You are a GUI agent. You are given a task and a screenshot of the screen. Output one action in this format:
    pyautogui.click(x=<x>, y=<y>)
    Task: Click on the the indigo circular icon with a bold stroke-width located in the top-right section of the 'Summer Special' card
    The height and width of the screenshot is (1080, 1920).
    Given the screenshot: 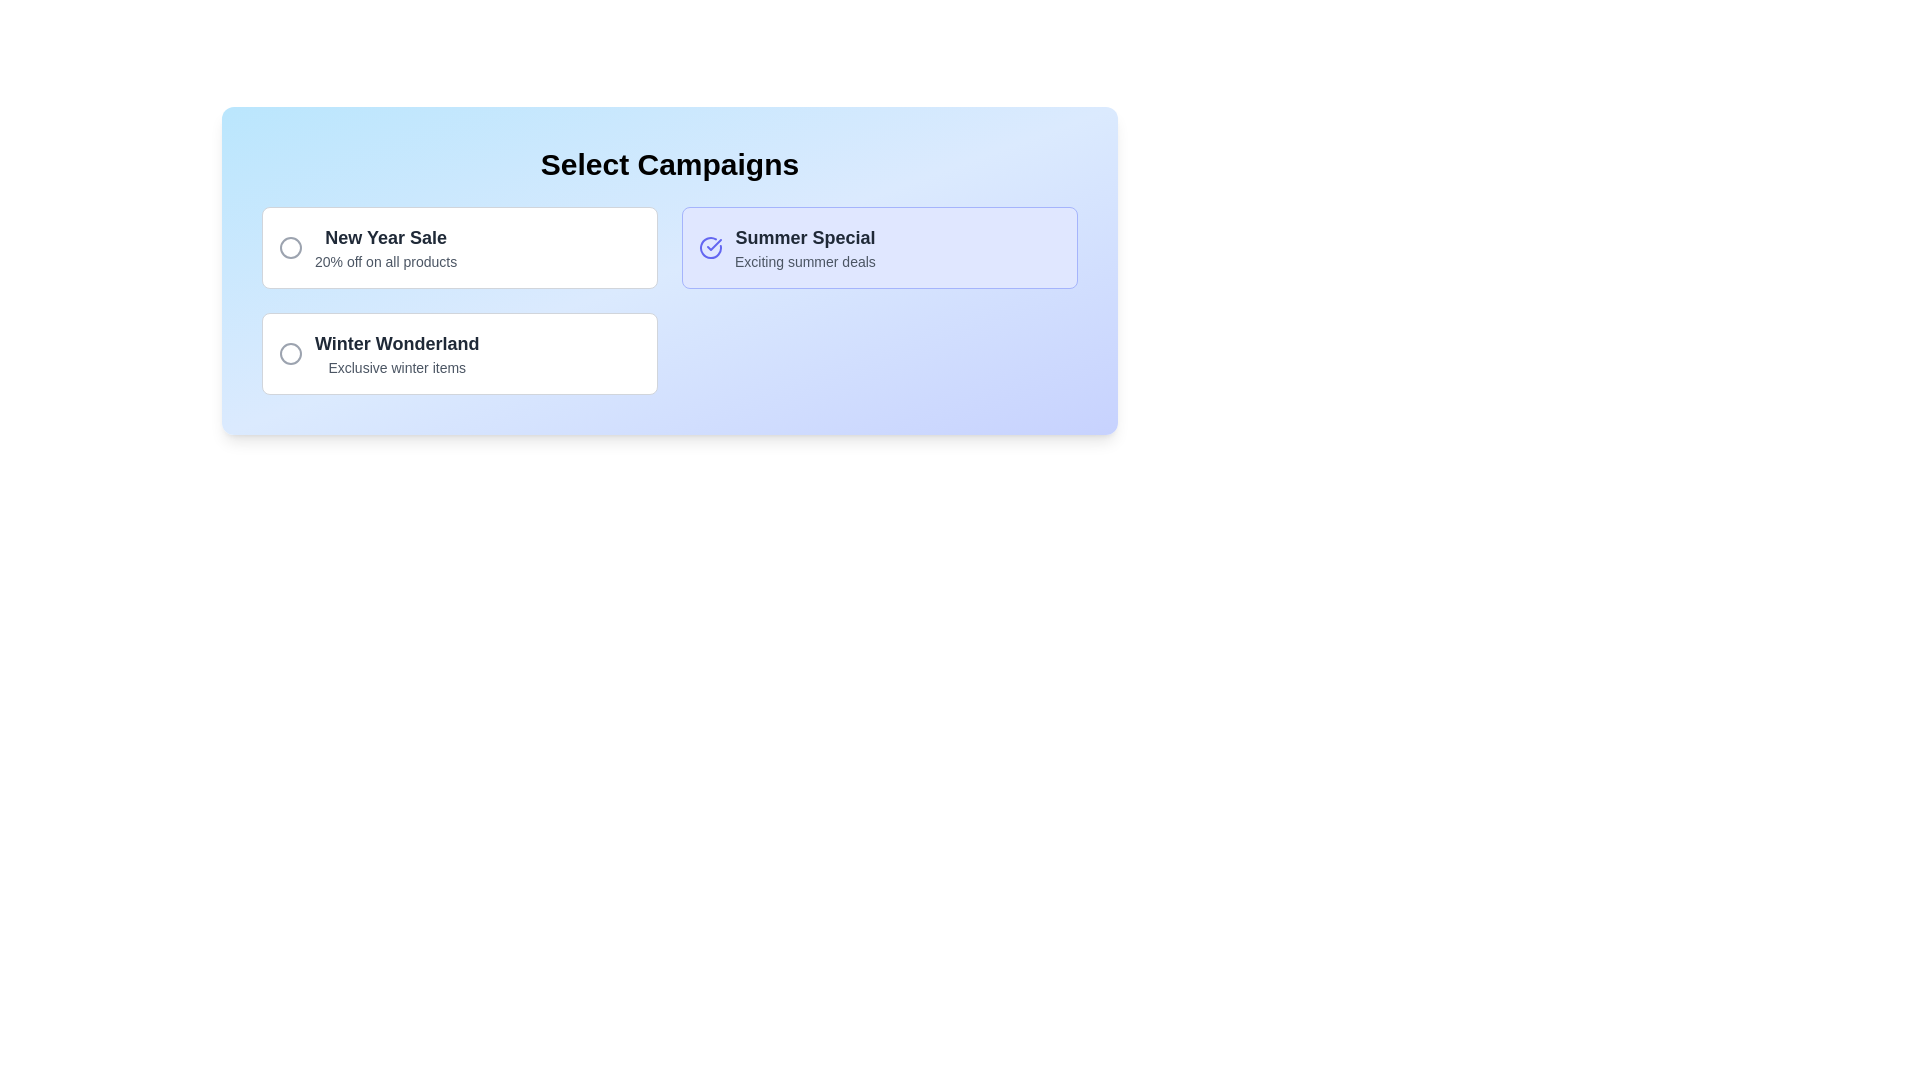 What is the action you would take?
    pyautogui.click(x=710, y=246)
    